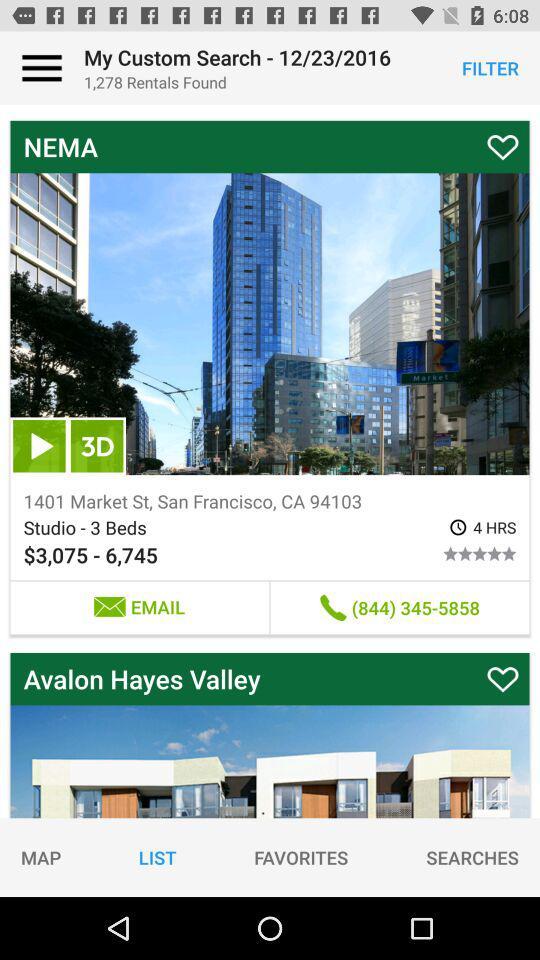  What do you see at coordinates (96, 446) in the screenshot?
I see `item above the 1401 market st` at bounding box center [96, 446].